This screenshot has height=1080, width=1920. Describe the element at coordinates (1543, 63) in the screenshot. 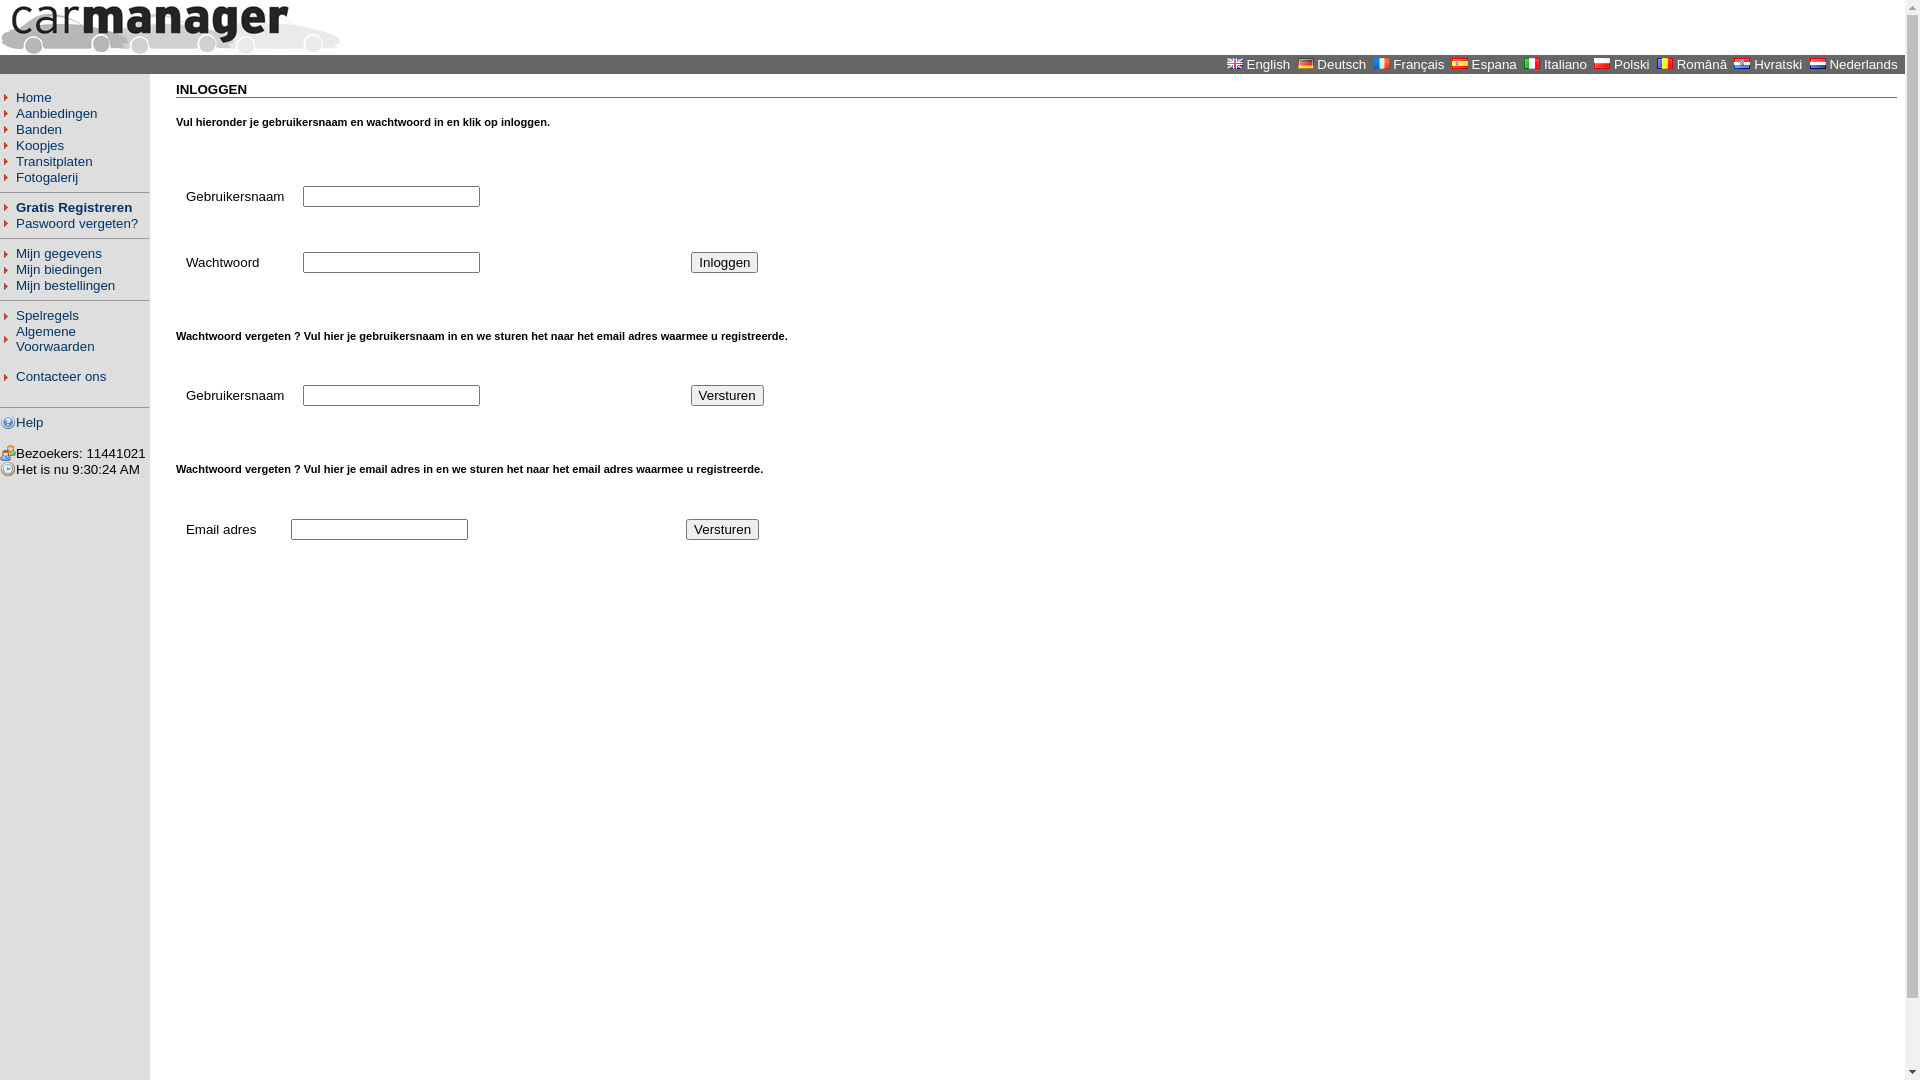

I see `'Italiano'` at that location.